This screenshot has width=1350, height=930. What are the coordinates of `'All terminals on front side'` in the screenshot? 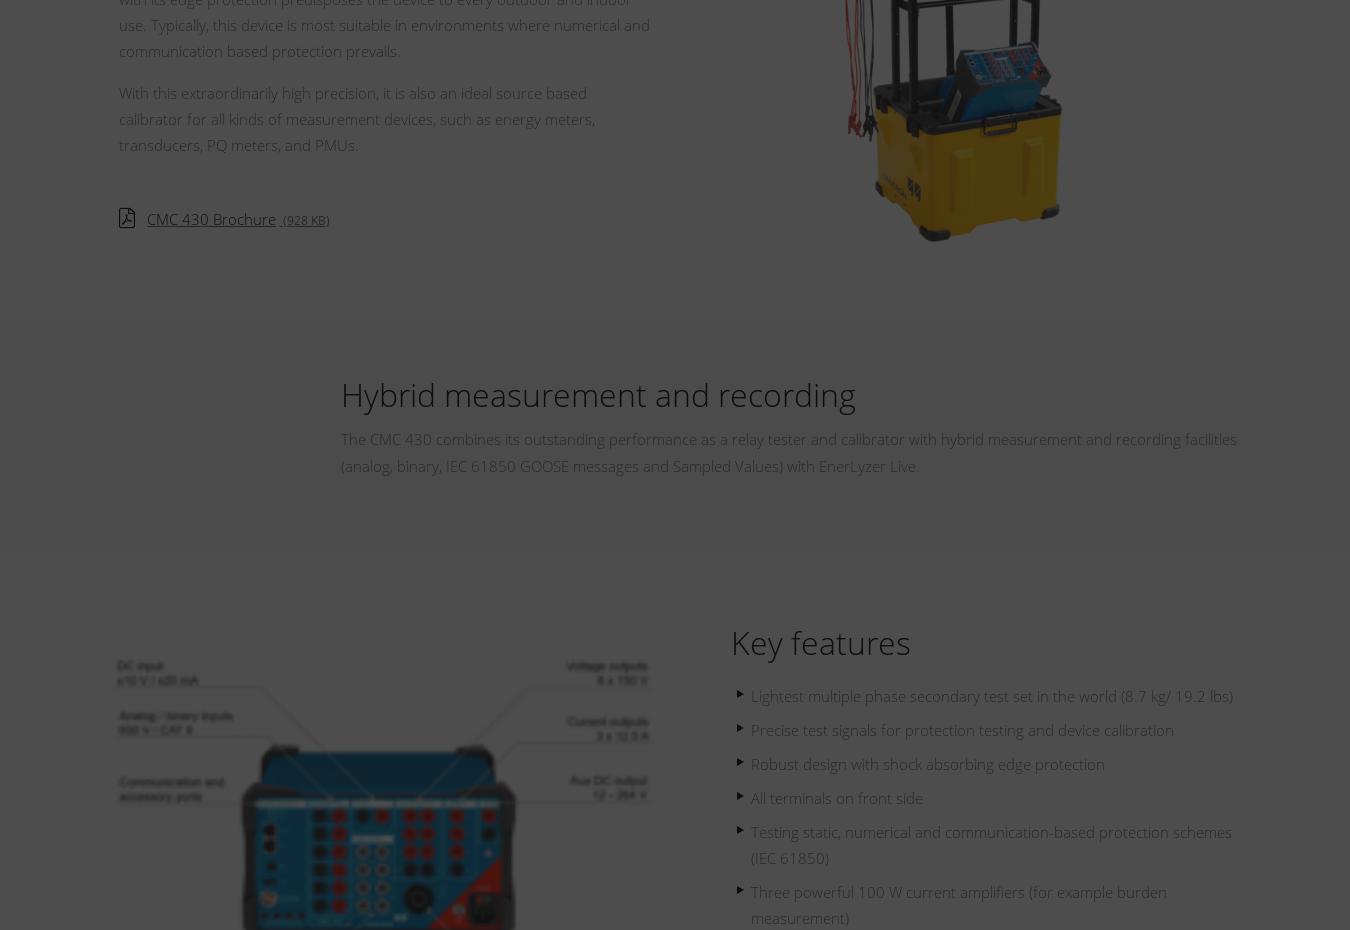 It's located at (837, 797).